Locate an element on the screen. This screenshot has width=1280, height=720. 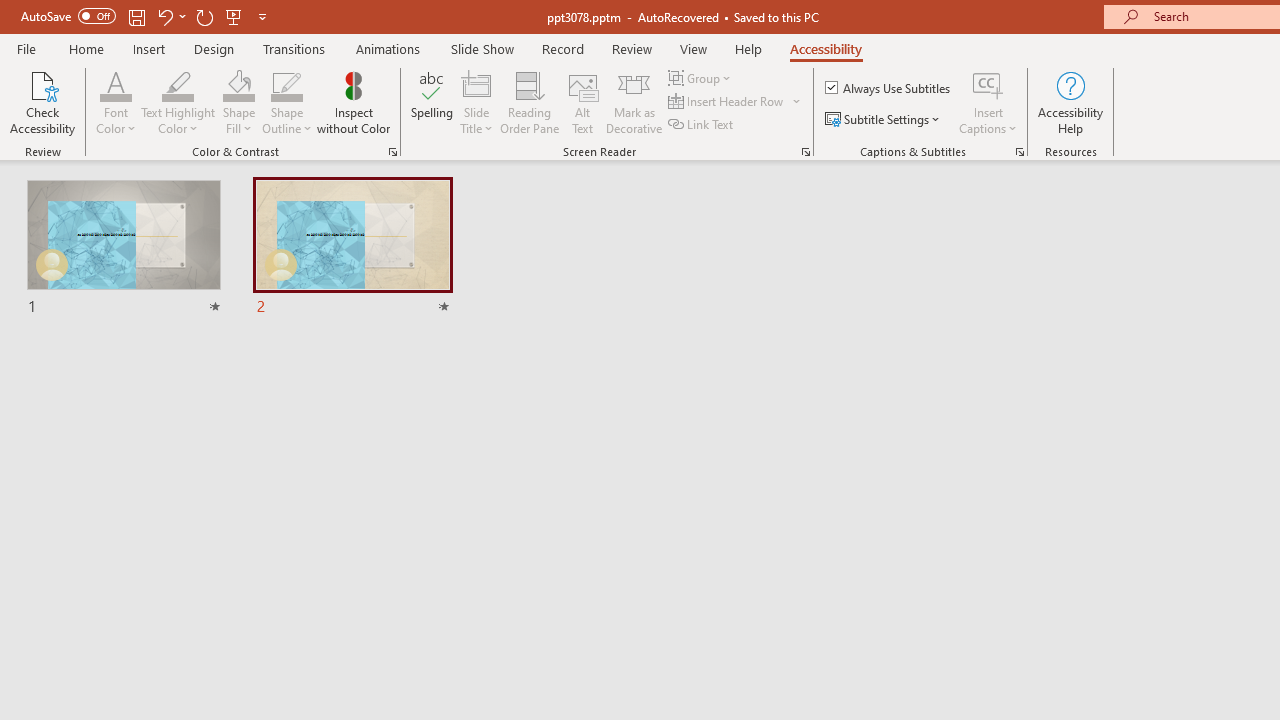
'Insert Captions' is located at coordinates (988, 84).